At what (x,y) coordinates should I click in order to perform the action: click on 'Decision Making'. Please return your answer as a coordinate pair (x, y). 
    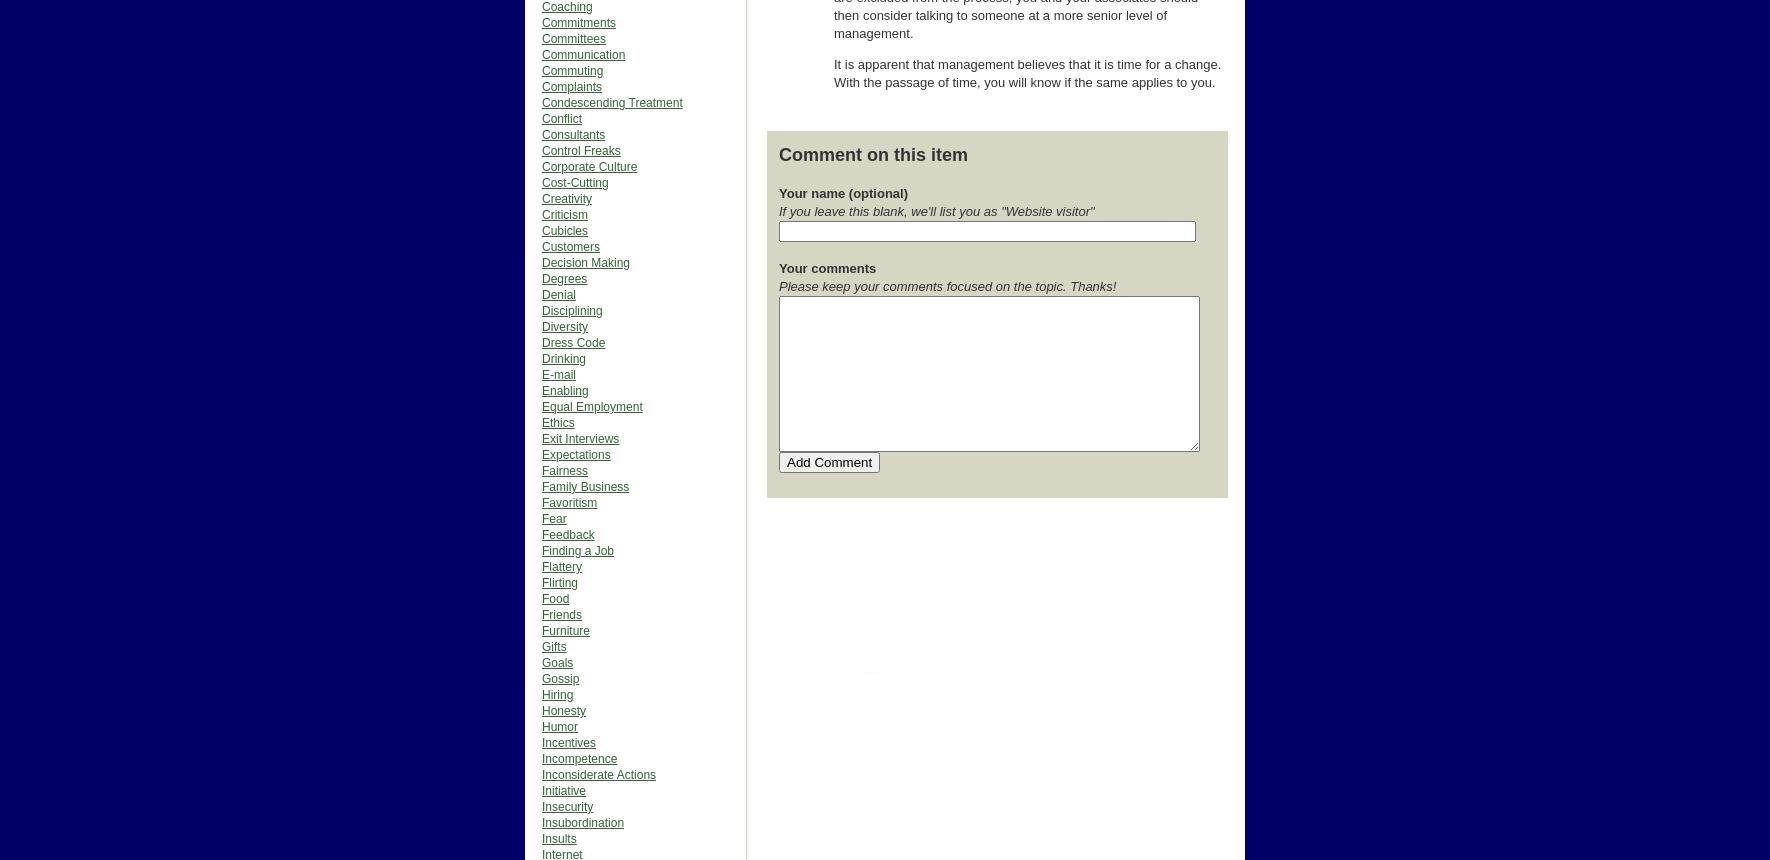
    Looking at the image, I should click on (586, 262).